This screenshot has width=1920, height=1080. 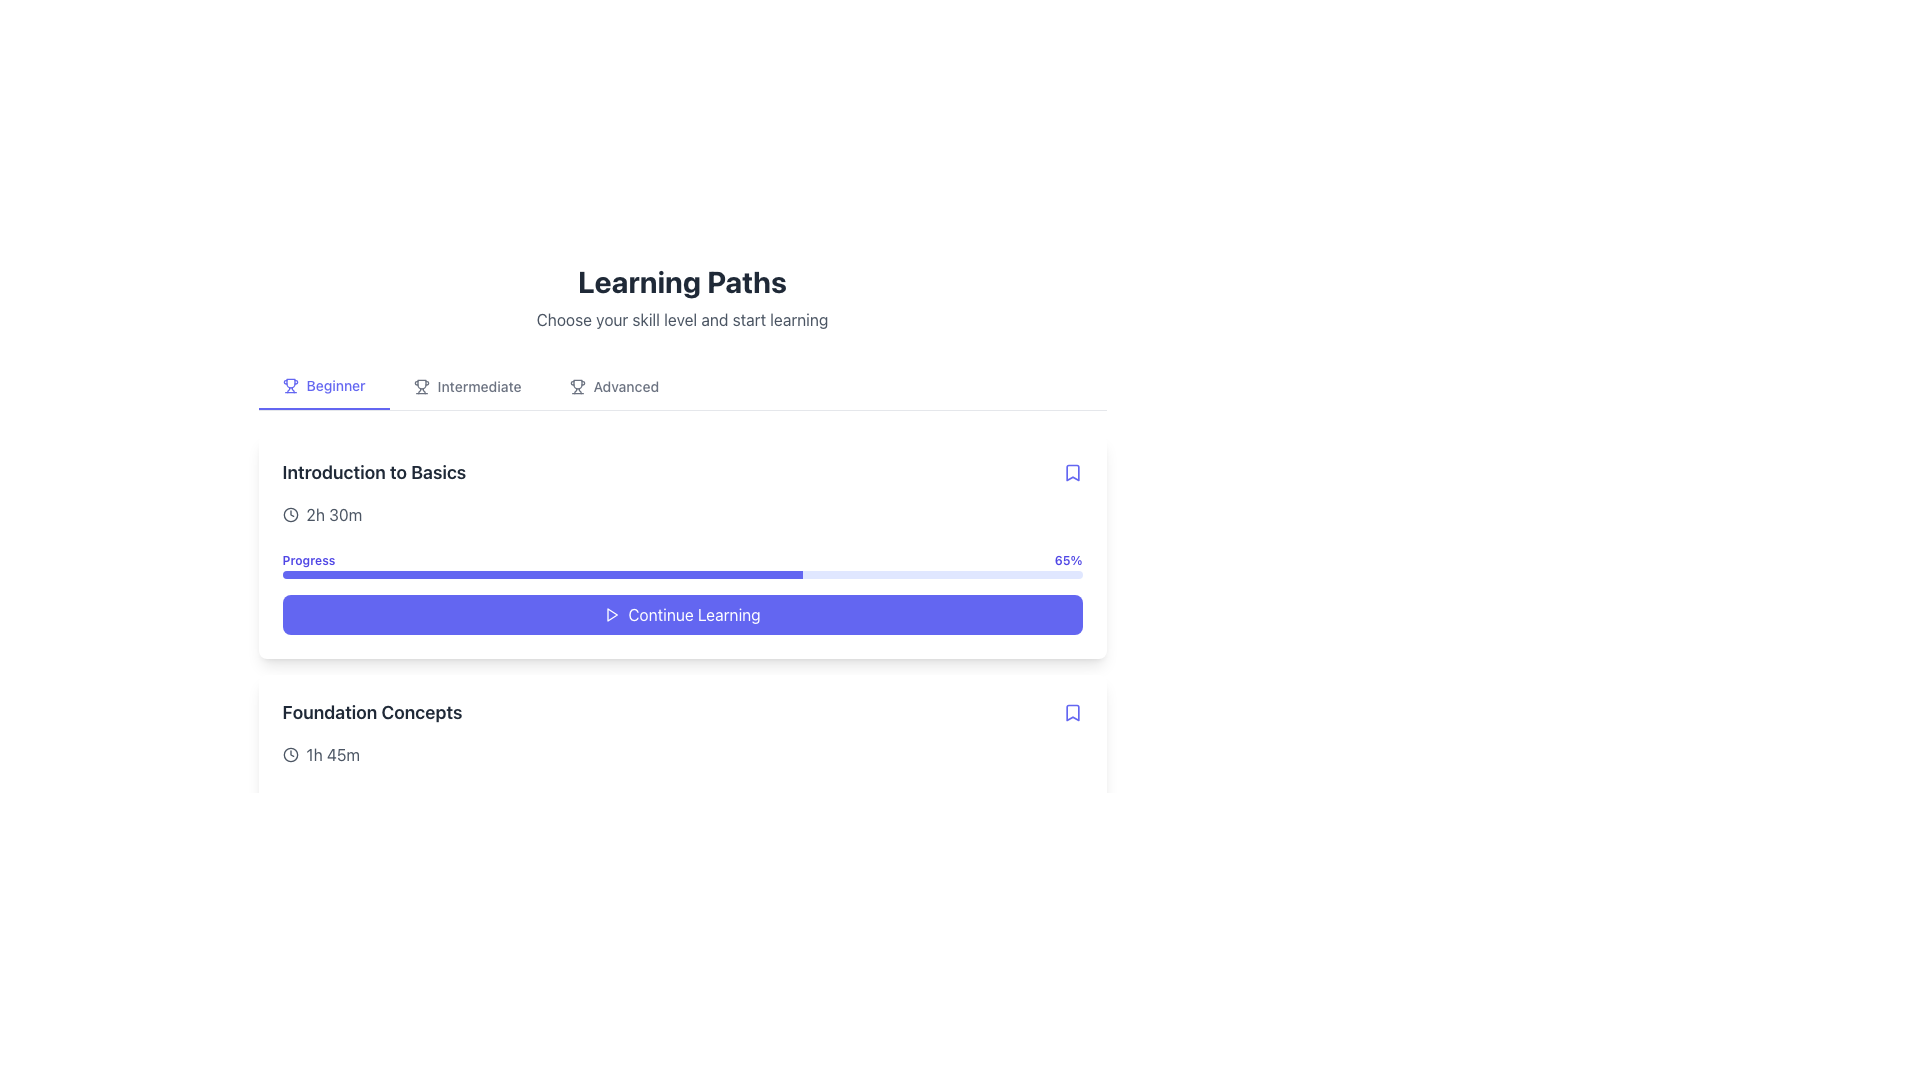 I want to click on the progress bar titled 'Progress' which shows '65%', so click(x=682, y=560).